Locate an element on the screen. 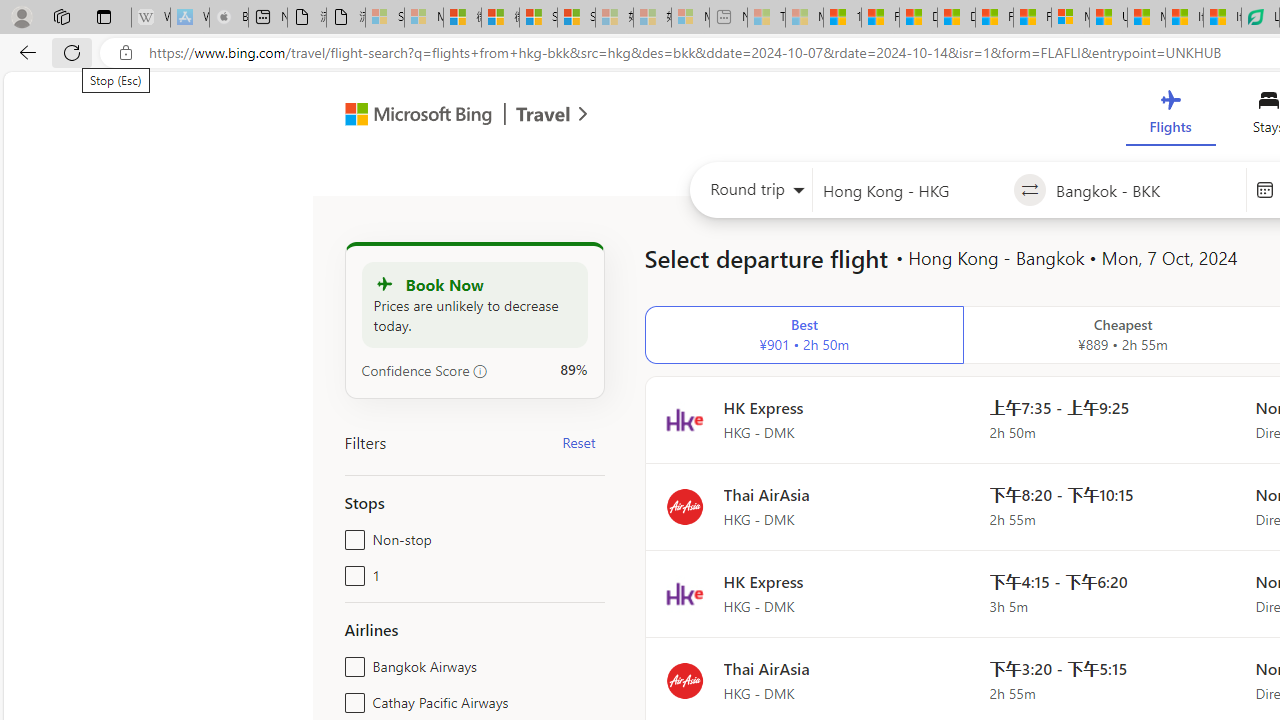 The width and height of the screenshot is (1280, 720). 'Leaving from?' is located at coordinates (911, 190).